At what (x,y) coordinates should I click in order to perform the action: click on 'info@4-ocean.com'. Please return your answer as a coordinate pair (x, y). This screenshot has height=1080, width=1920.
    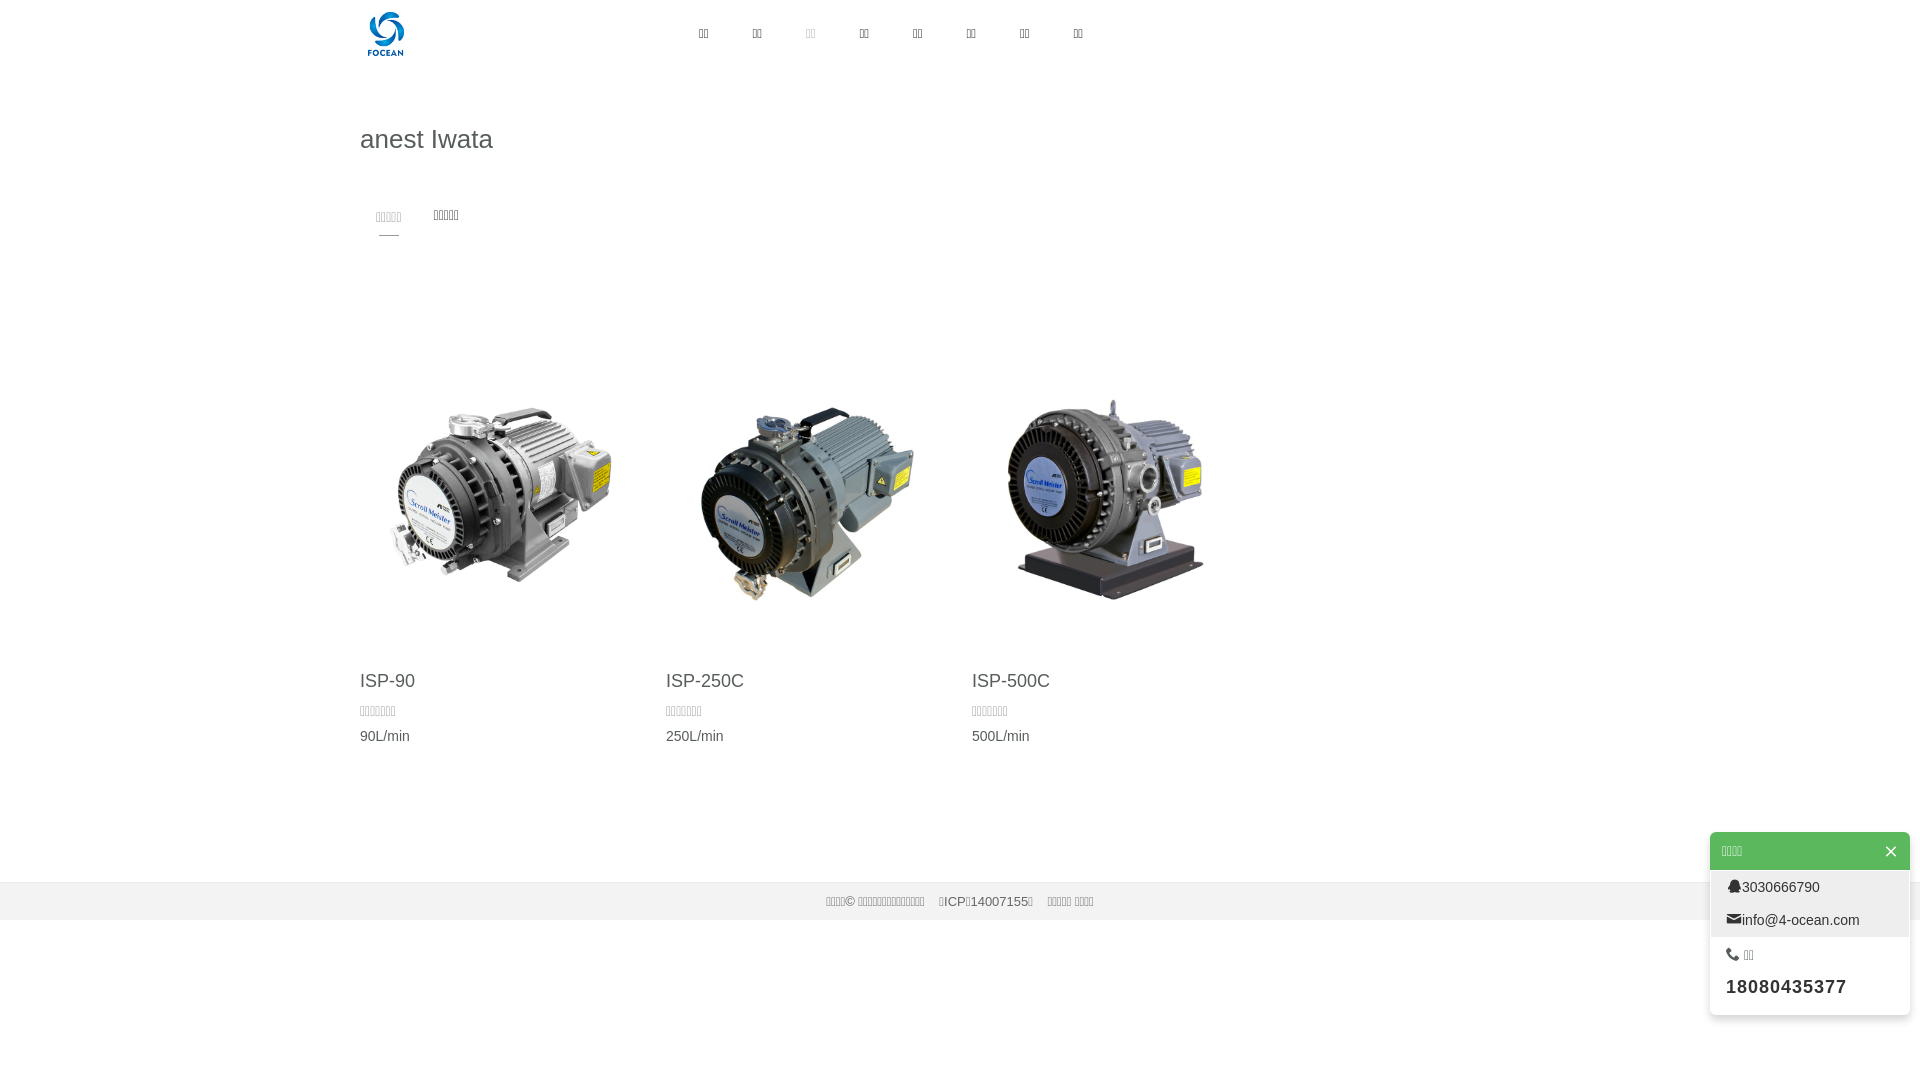
    Looking at the image, I should click on (1709, 920).